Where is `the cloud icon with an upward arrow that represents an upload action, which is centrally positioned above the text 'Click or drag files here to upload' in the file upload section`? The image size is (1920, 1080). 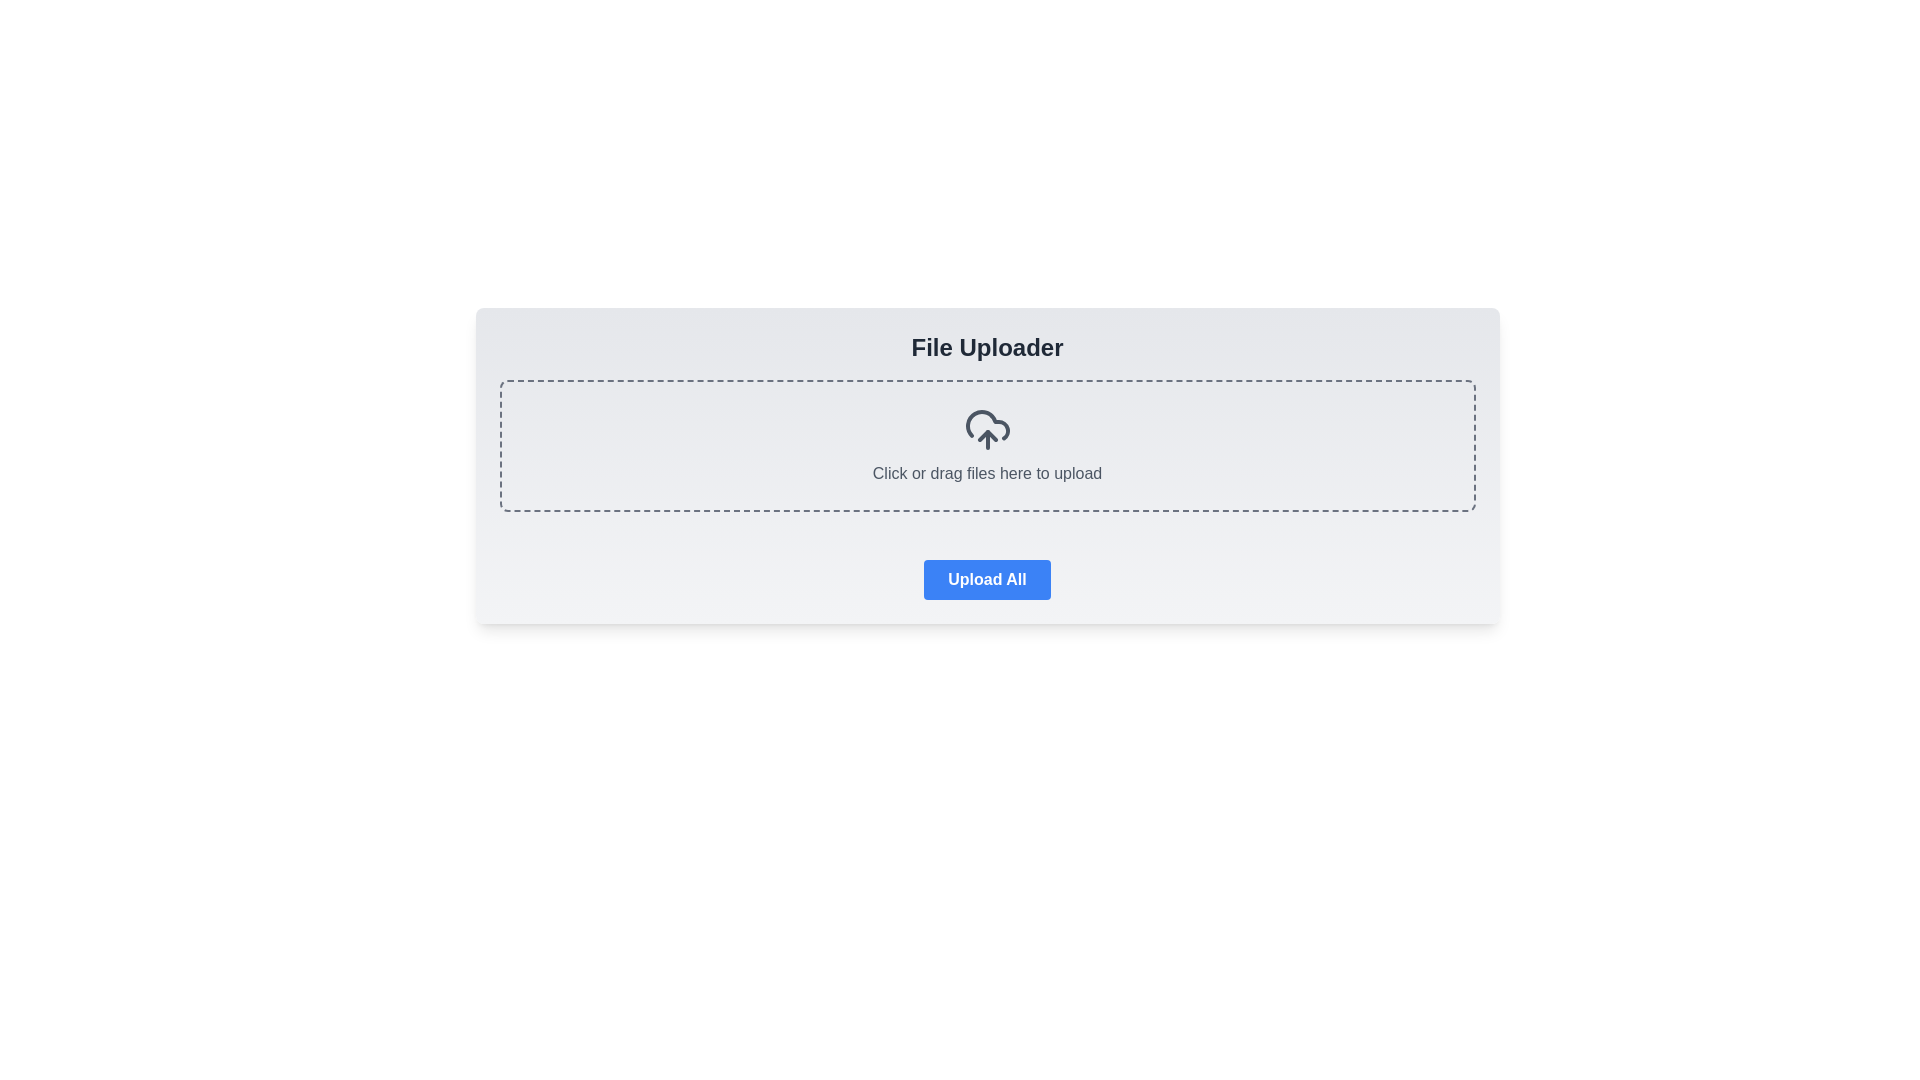
the cloud icon with an upward arrow that represents an upload action, which is centrally positioned above the text 'Click or drag files here to upload' in the file upload section is located at coordinates (987, 428).